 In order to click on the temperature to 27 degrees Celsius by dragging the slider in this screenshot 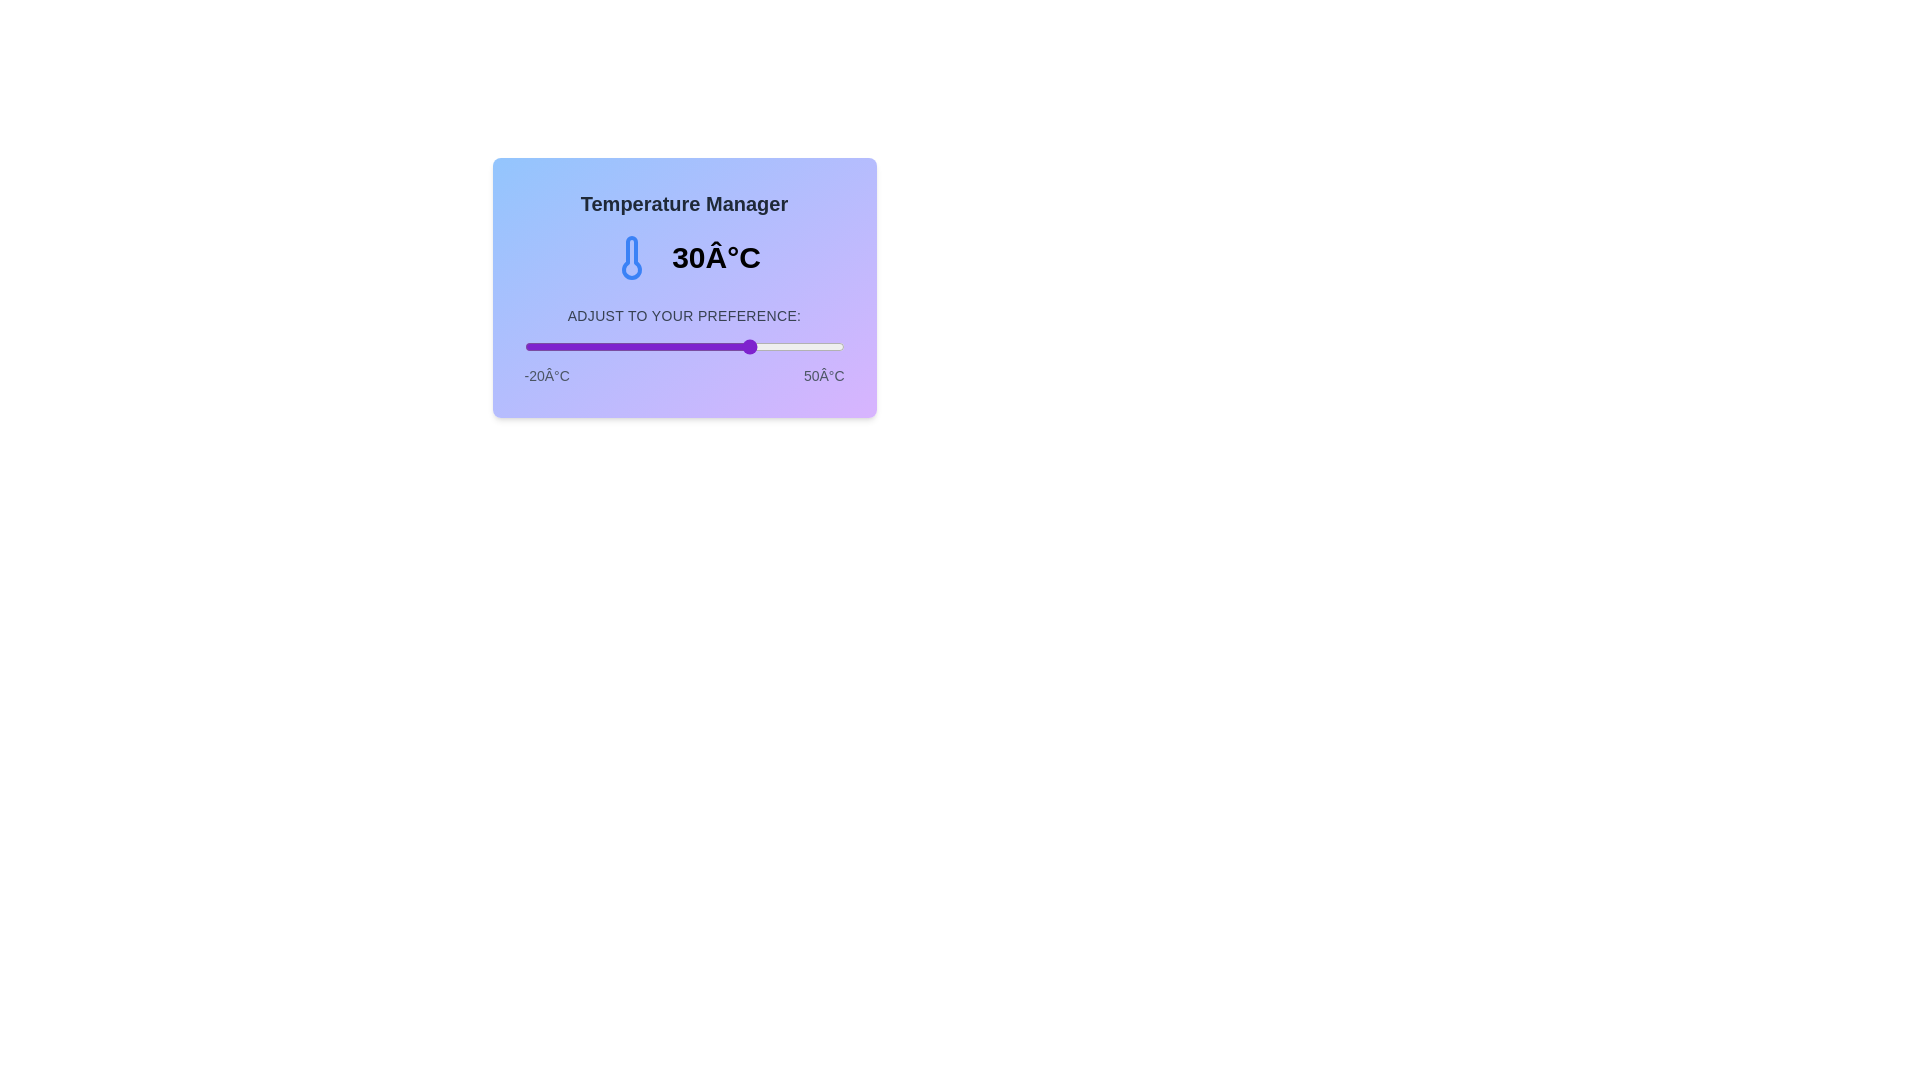, I will do `click(738, 346)`.